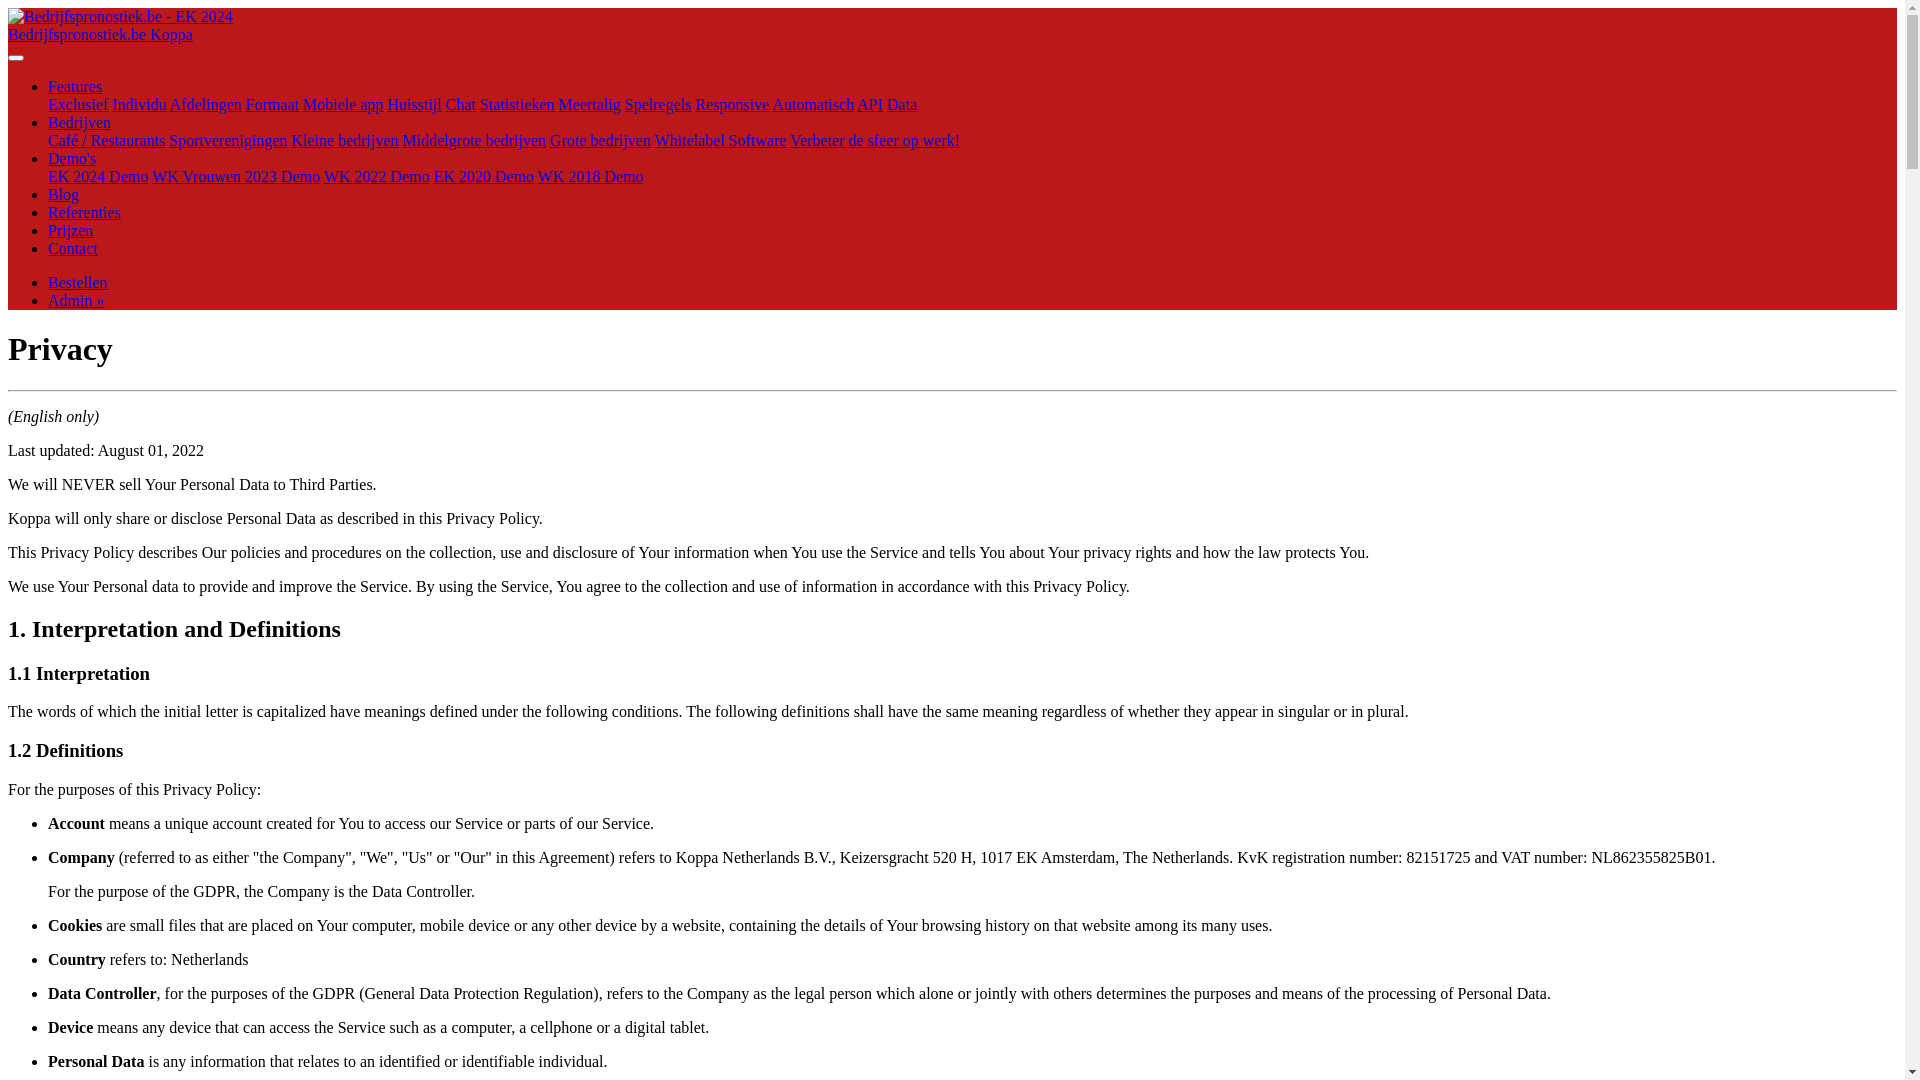  Describe the element at coordinates (869, 104) in the screenshot. I see `'API'` at that location.